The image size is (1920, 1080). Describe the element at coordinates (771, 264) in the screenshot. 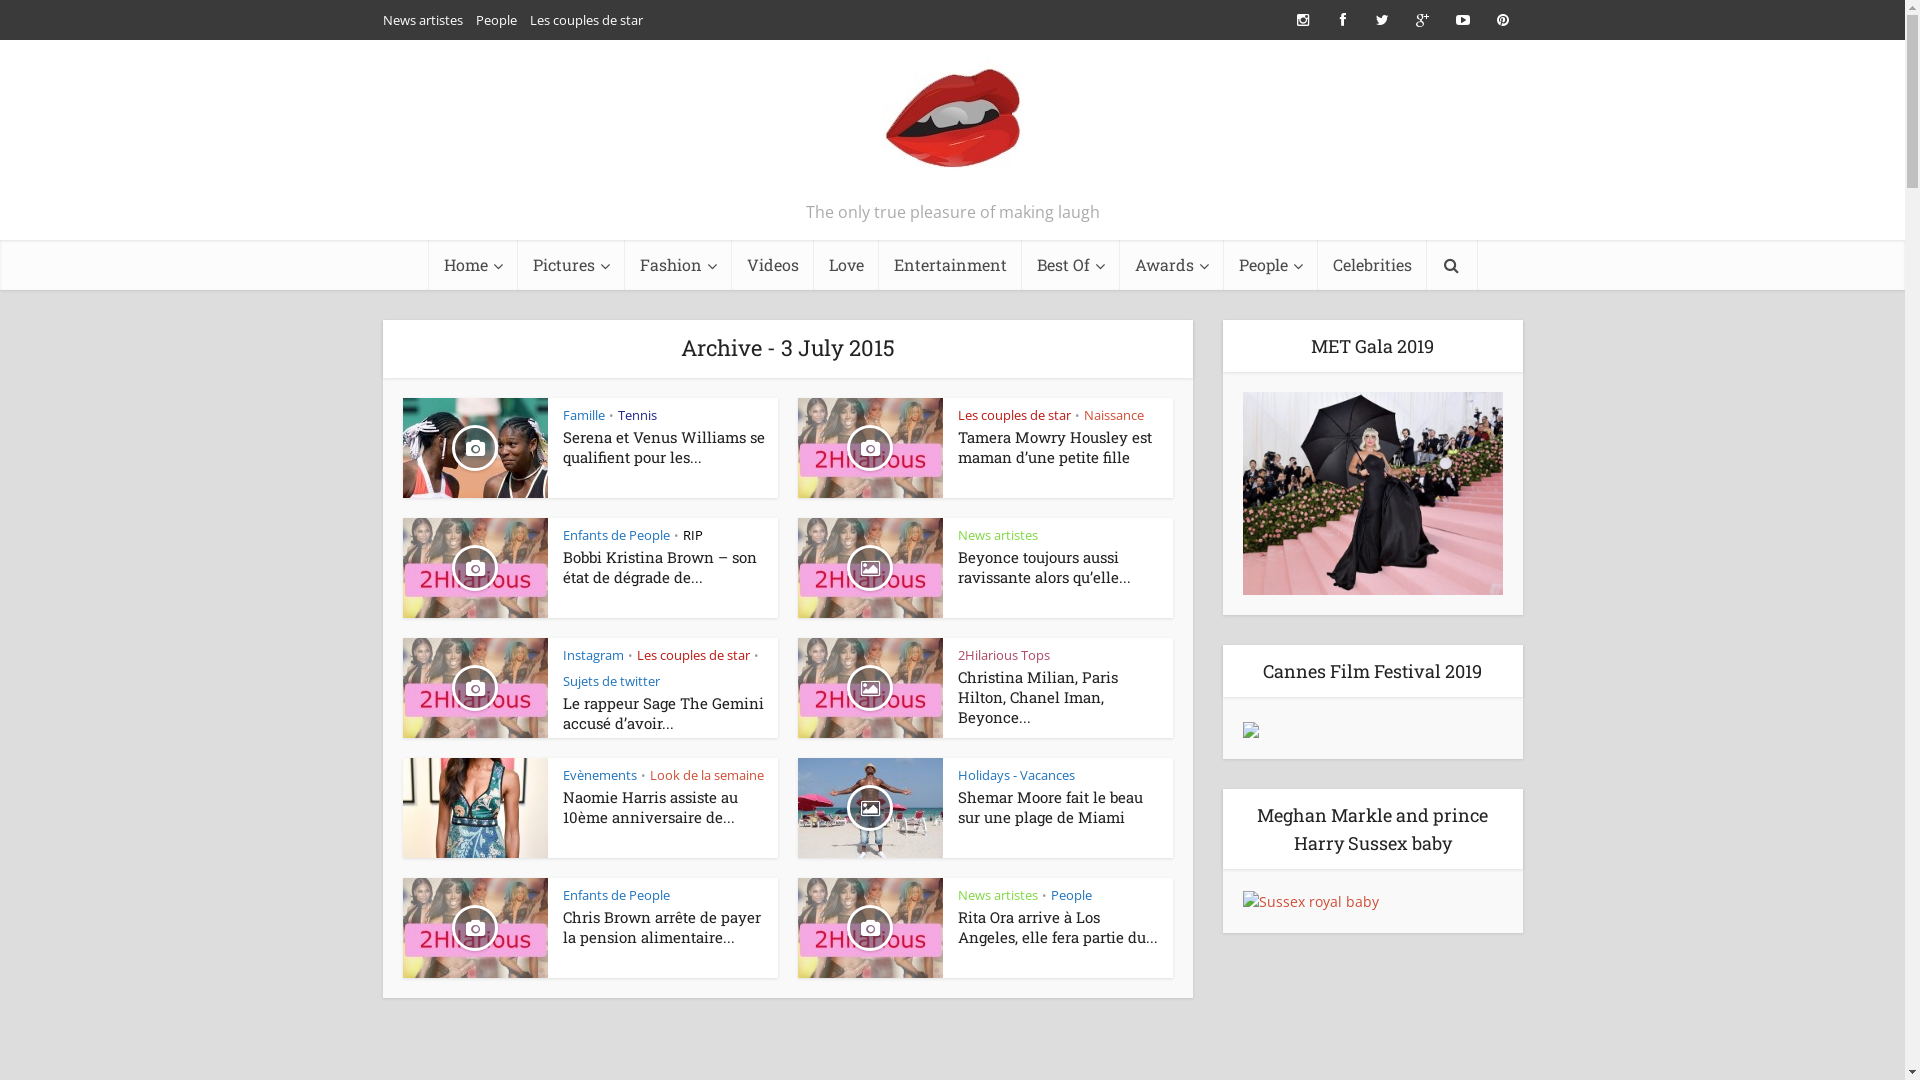

I see `'Videos'` at that location.